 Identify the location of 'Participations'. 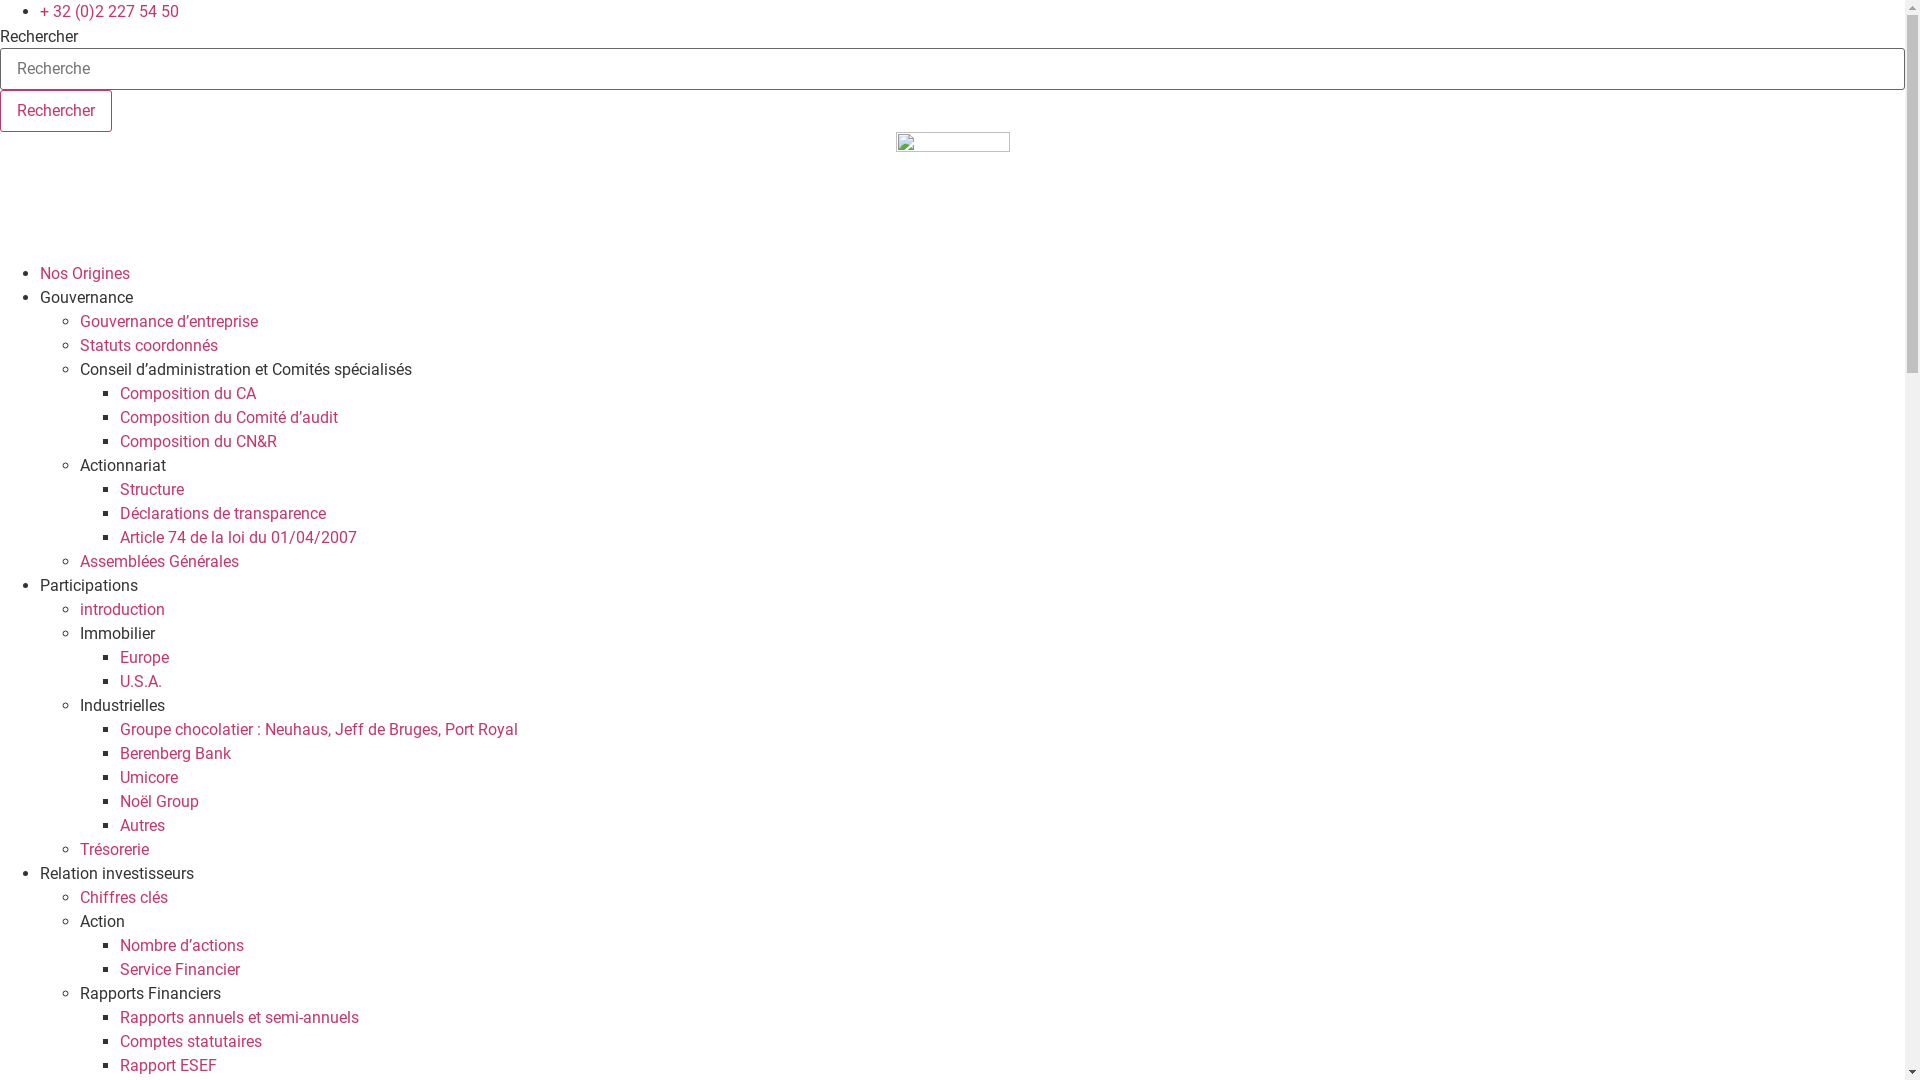
(88, 585).